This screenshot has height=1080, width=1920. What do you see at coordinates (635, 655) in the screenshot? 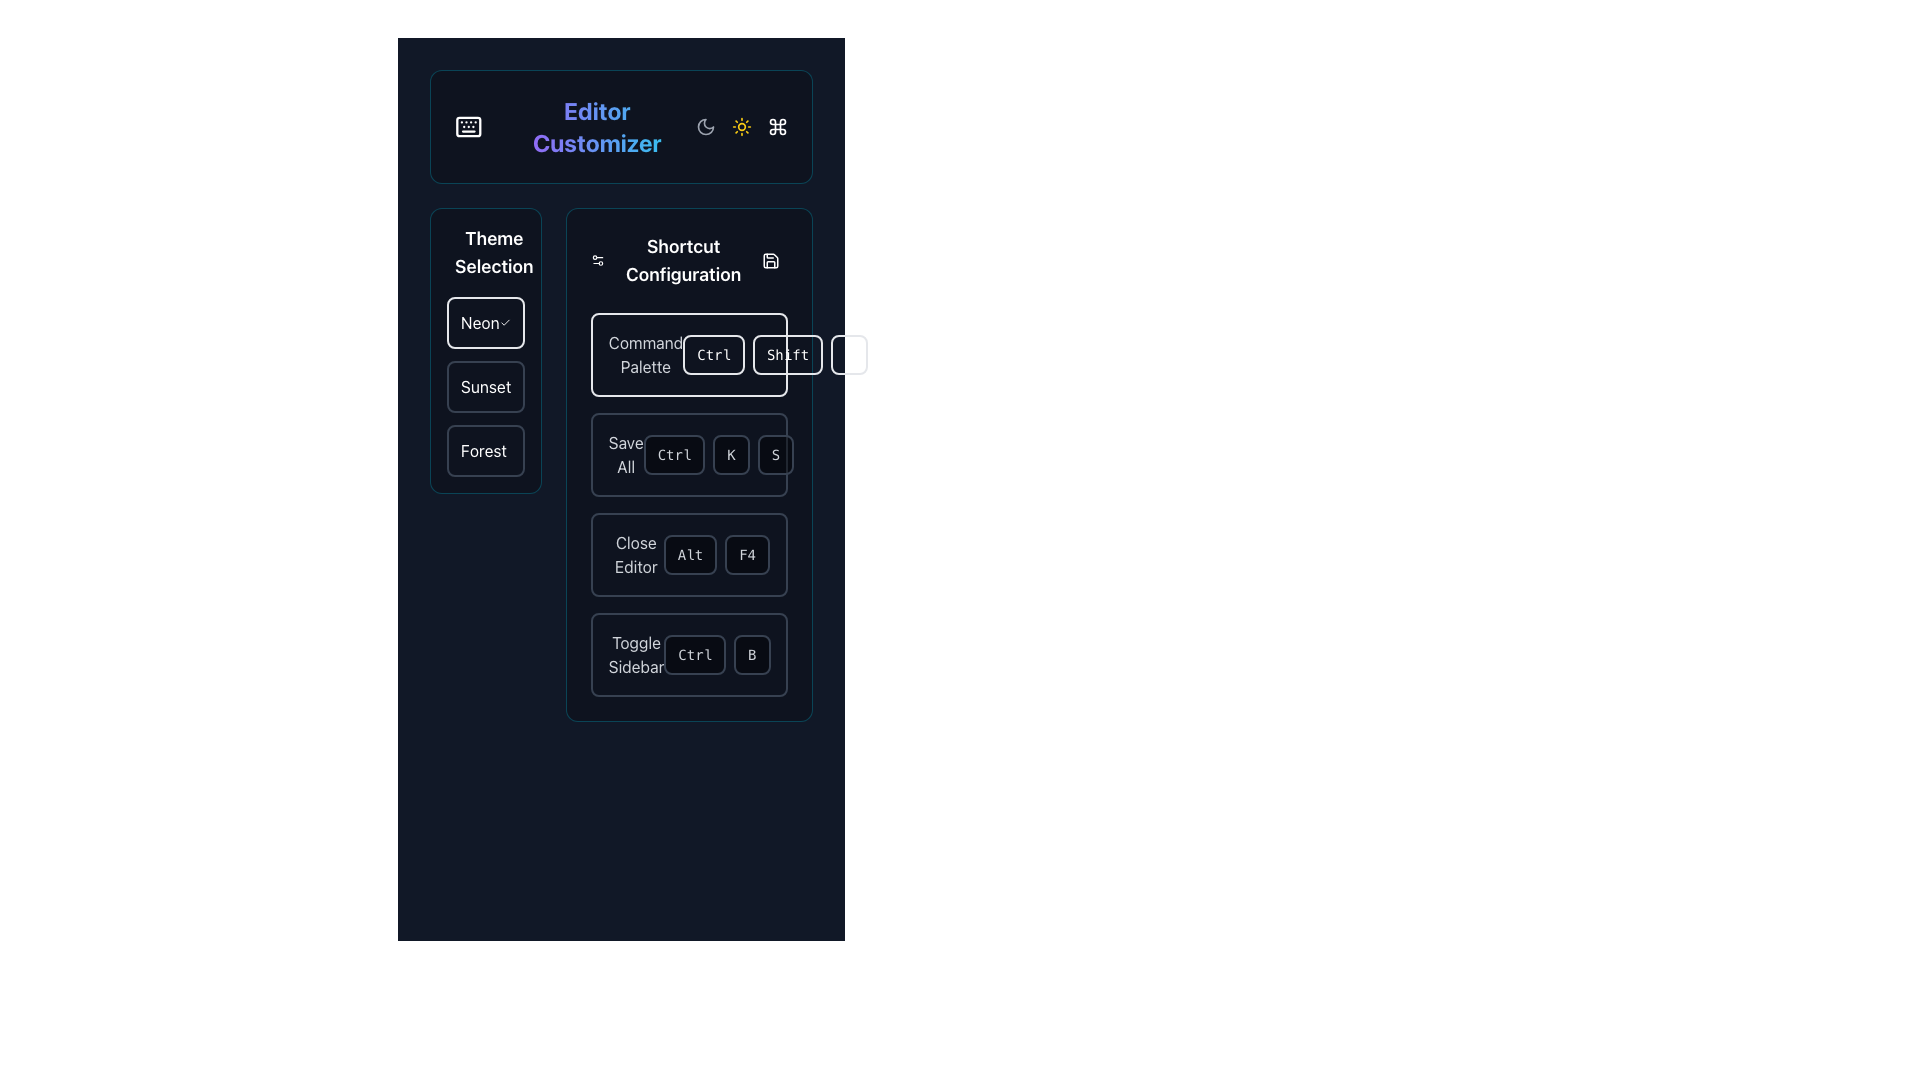
I see `the 'Toggle Sidebar' text label, which is displayed in light gray on a dark background, located within the 'Shortcut Configuration' column and adjacent to the shortcut keys 'Ctrl' and 'B'` at bounding box center [635, 655].